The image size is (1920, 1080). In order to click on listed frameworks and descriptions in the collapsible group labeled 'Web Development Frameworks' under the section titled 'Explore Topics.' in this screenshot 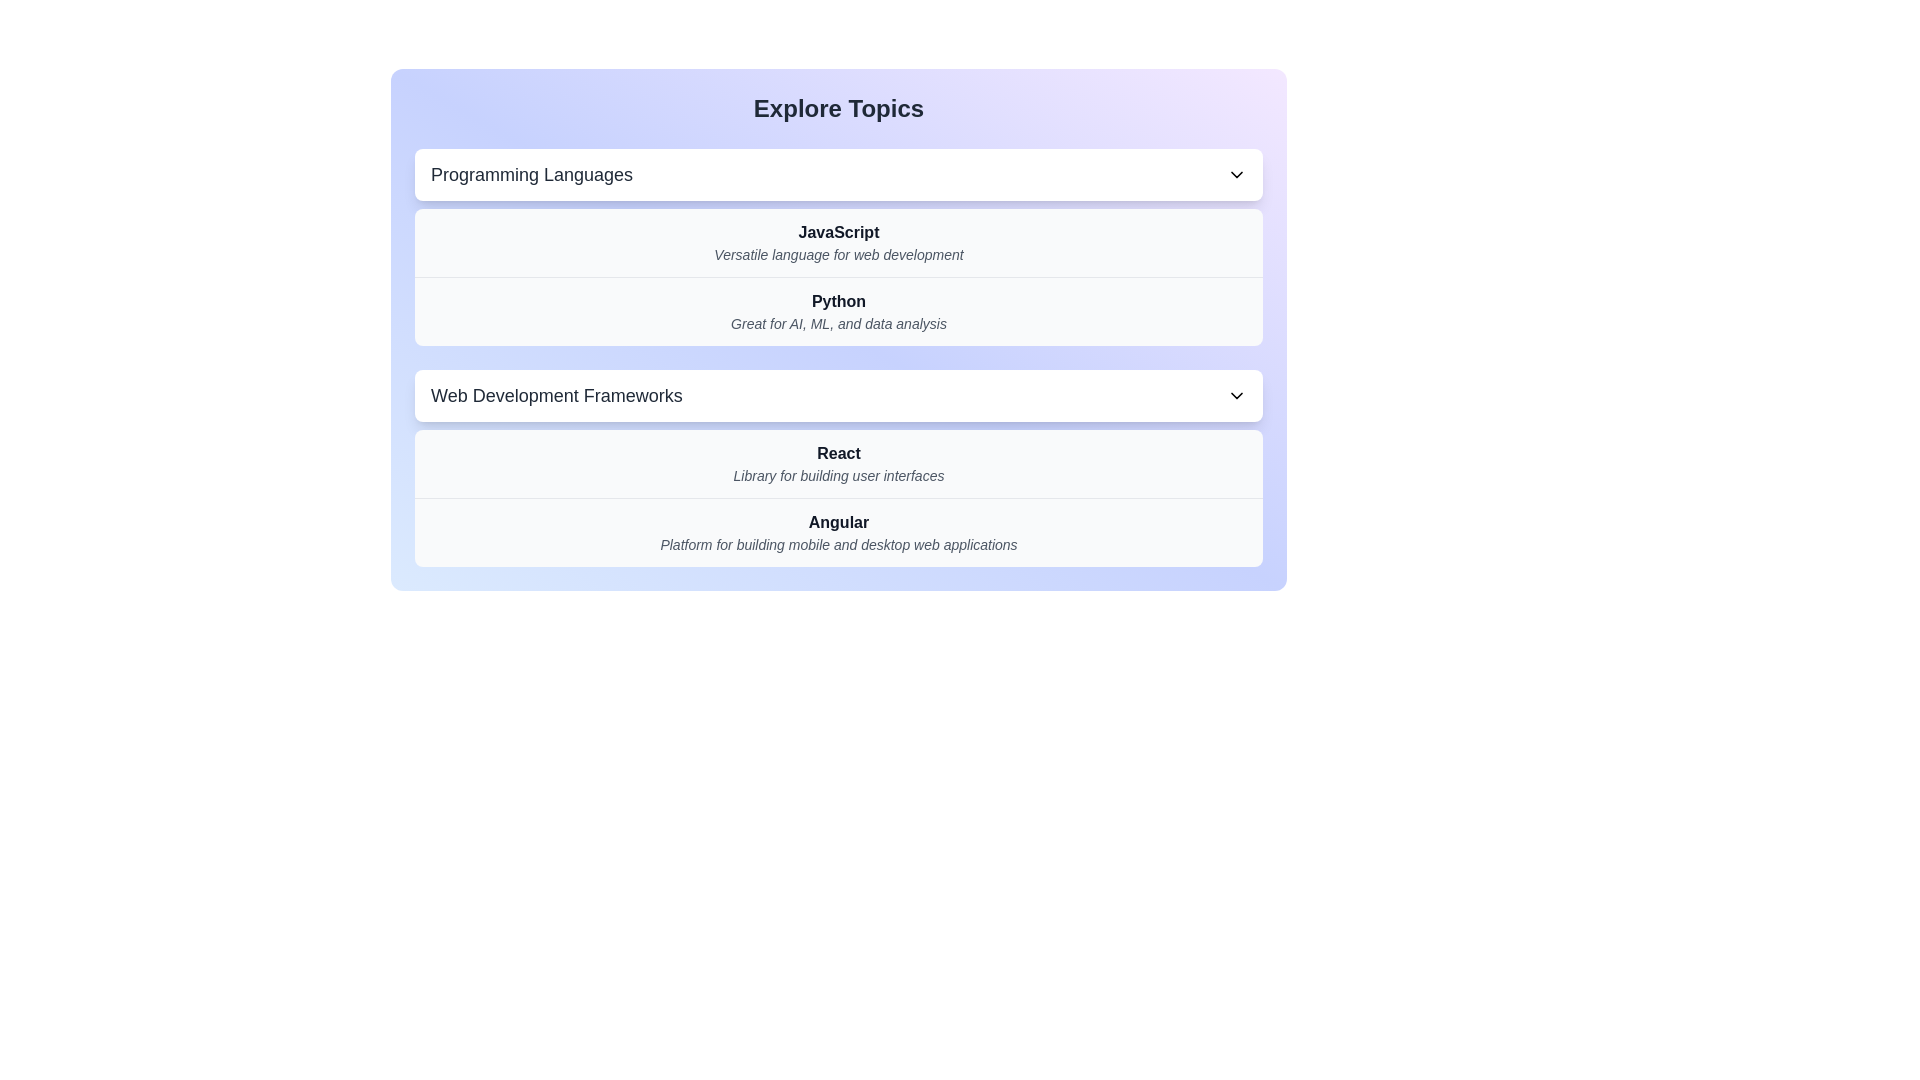, I will do `click(839, 468)`.